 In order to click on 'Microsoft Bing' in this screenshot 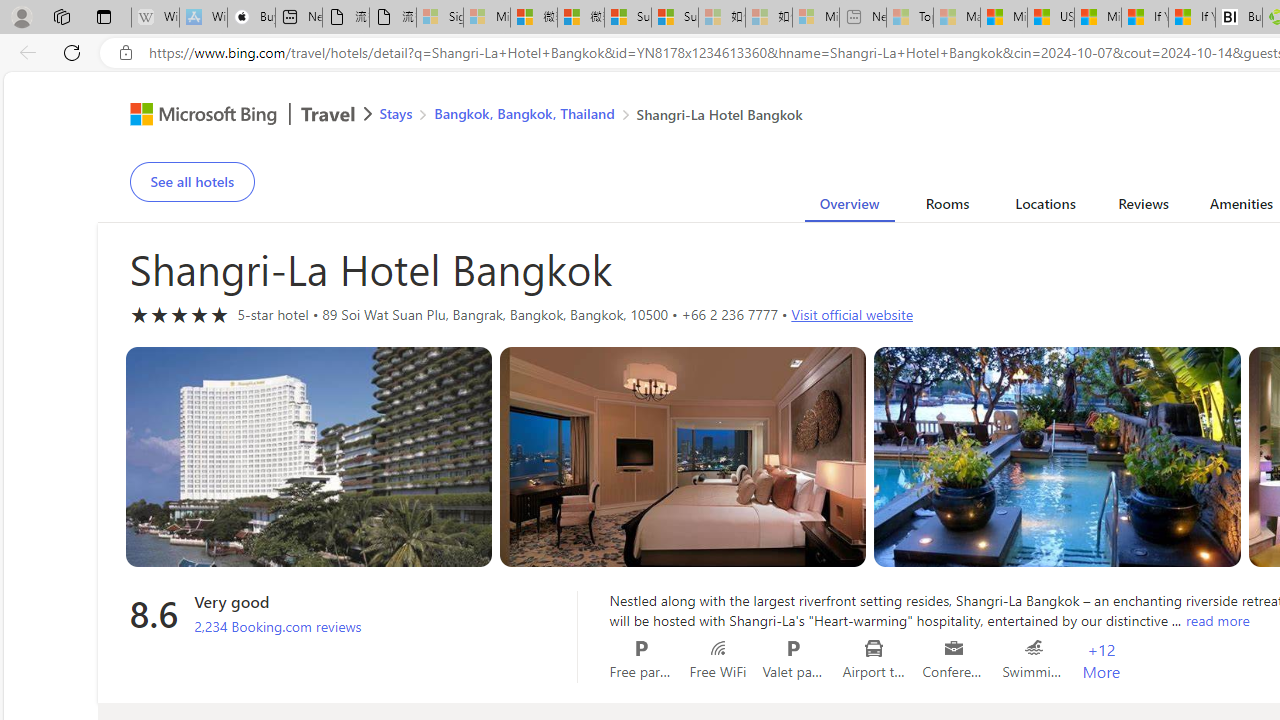, I will do `click(195, 117)`.